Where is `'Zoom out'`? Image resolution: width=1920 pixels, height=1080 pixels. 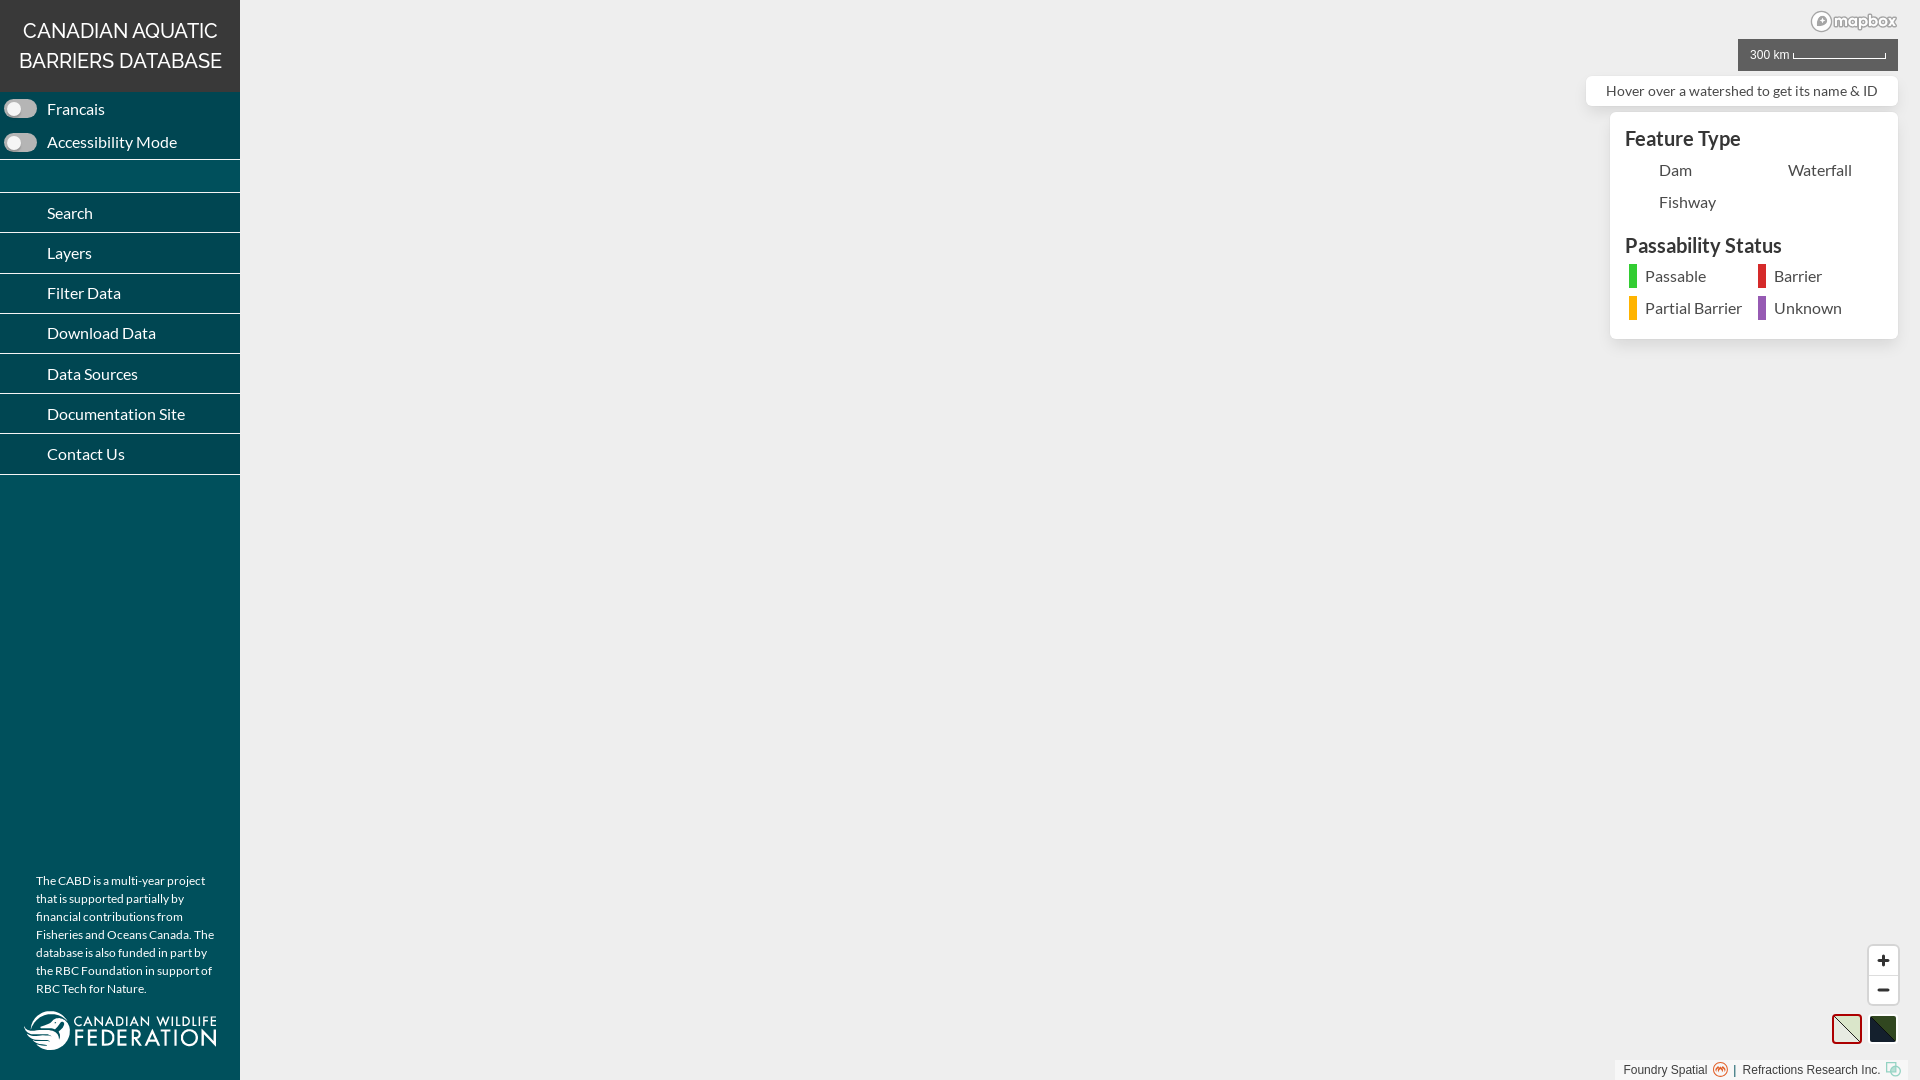
'Zoom out' is located at coordinates (1882, 990).